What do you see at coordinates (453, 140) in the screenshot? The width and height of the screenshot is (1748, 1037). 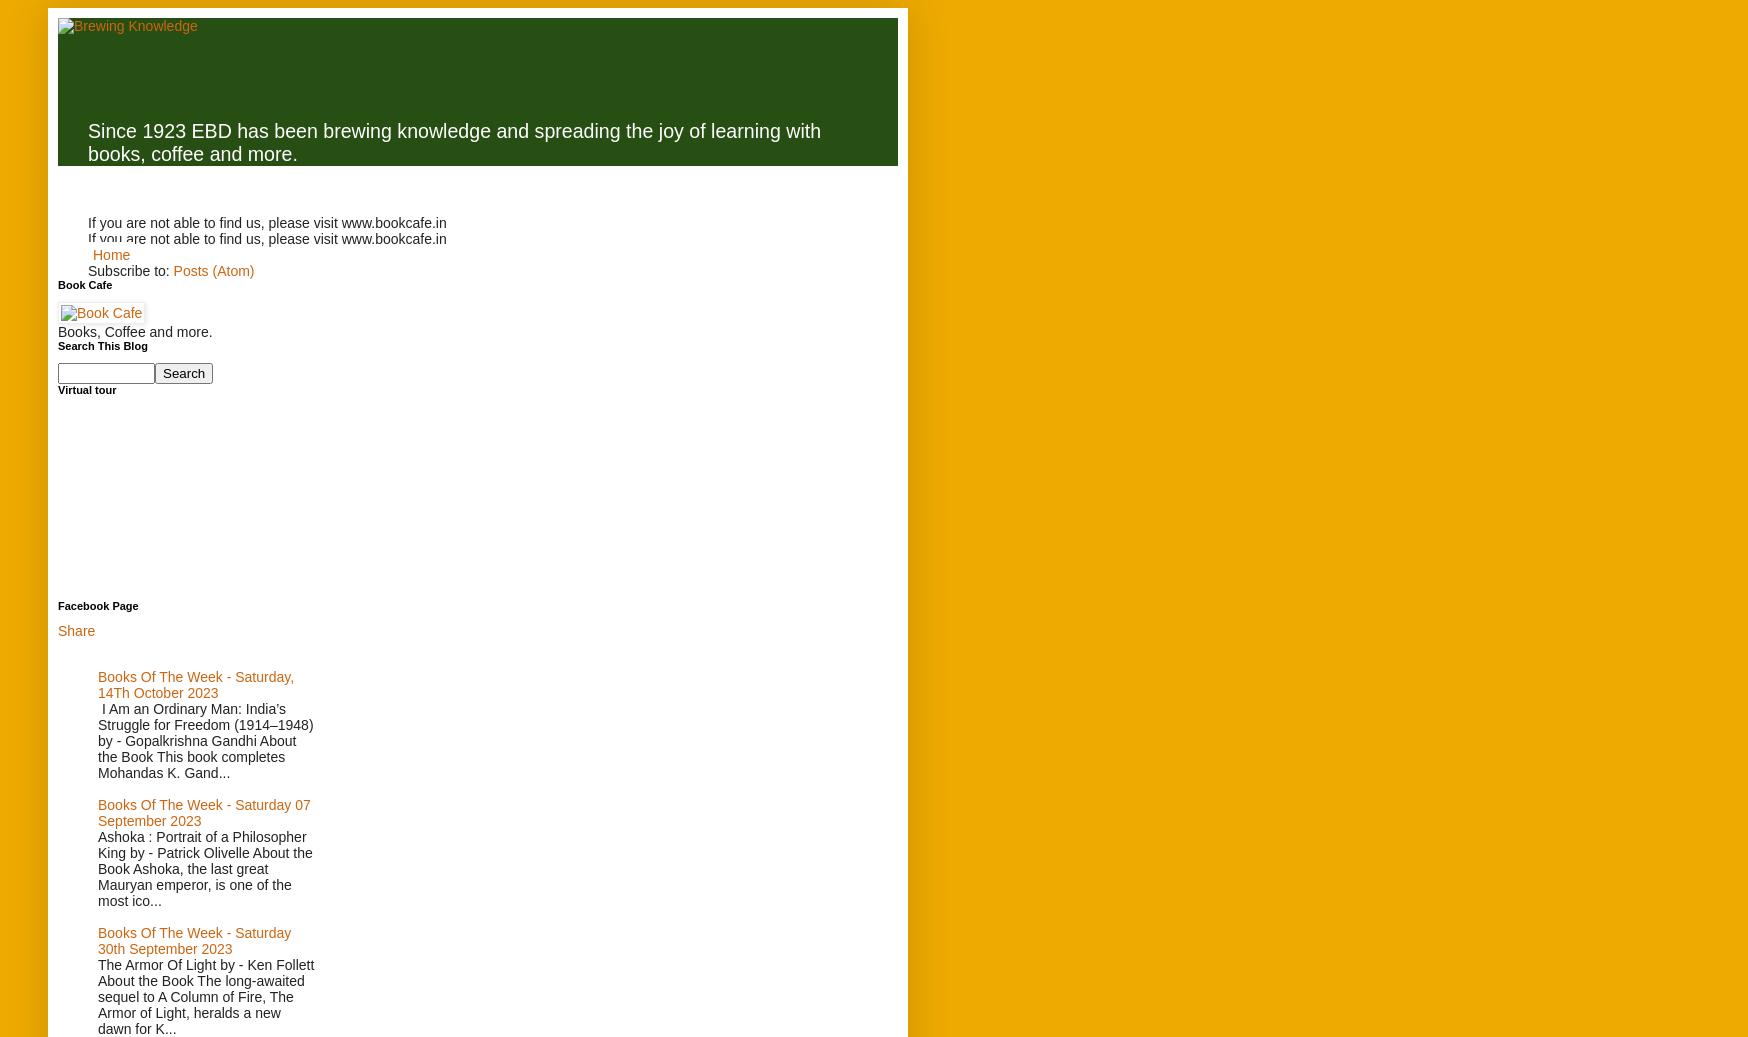 I see `'Since 1923 EBD has been brewing knowledge and spreading the joy of learning with books, coffee and more.'` at bounding box center [453, 140].